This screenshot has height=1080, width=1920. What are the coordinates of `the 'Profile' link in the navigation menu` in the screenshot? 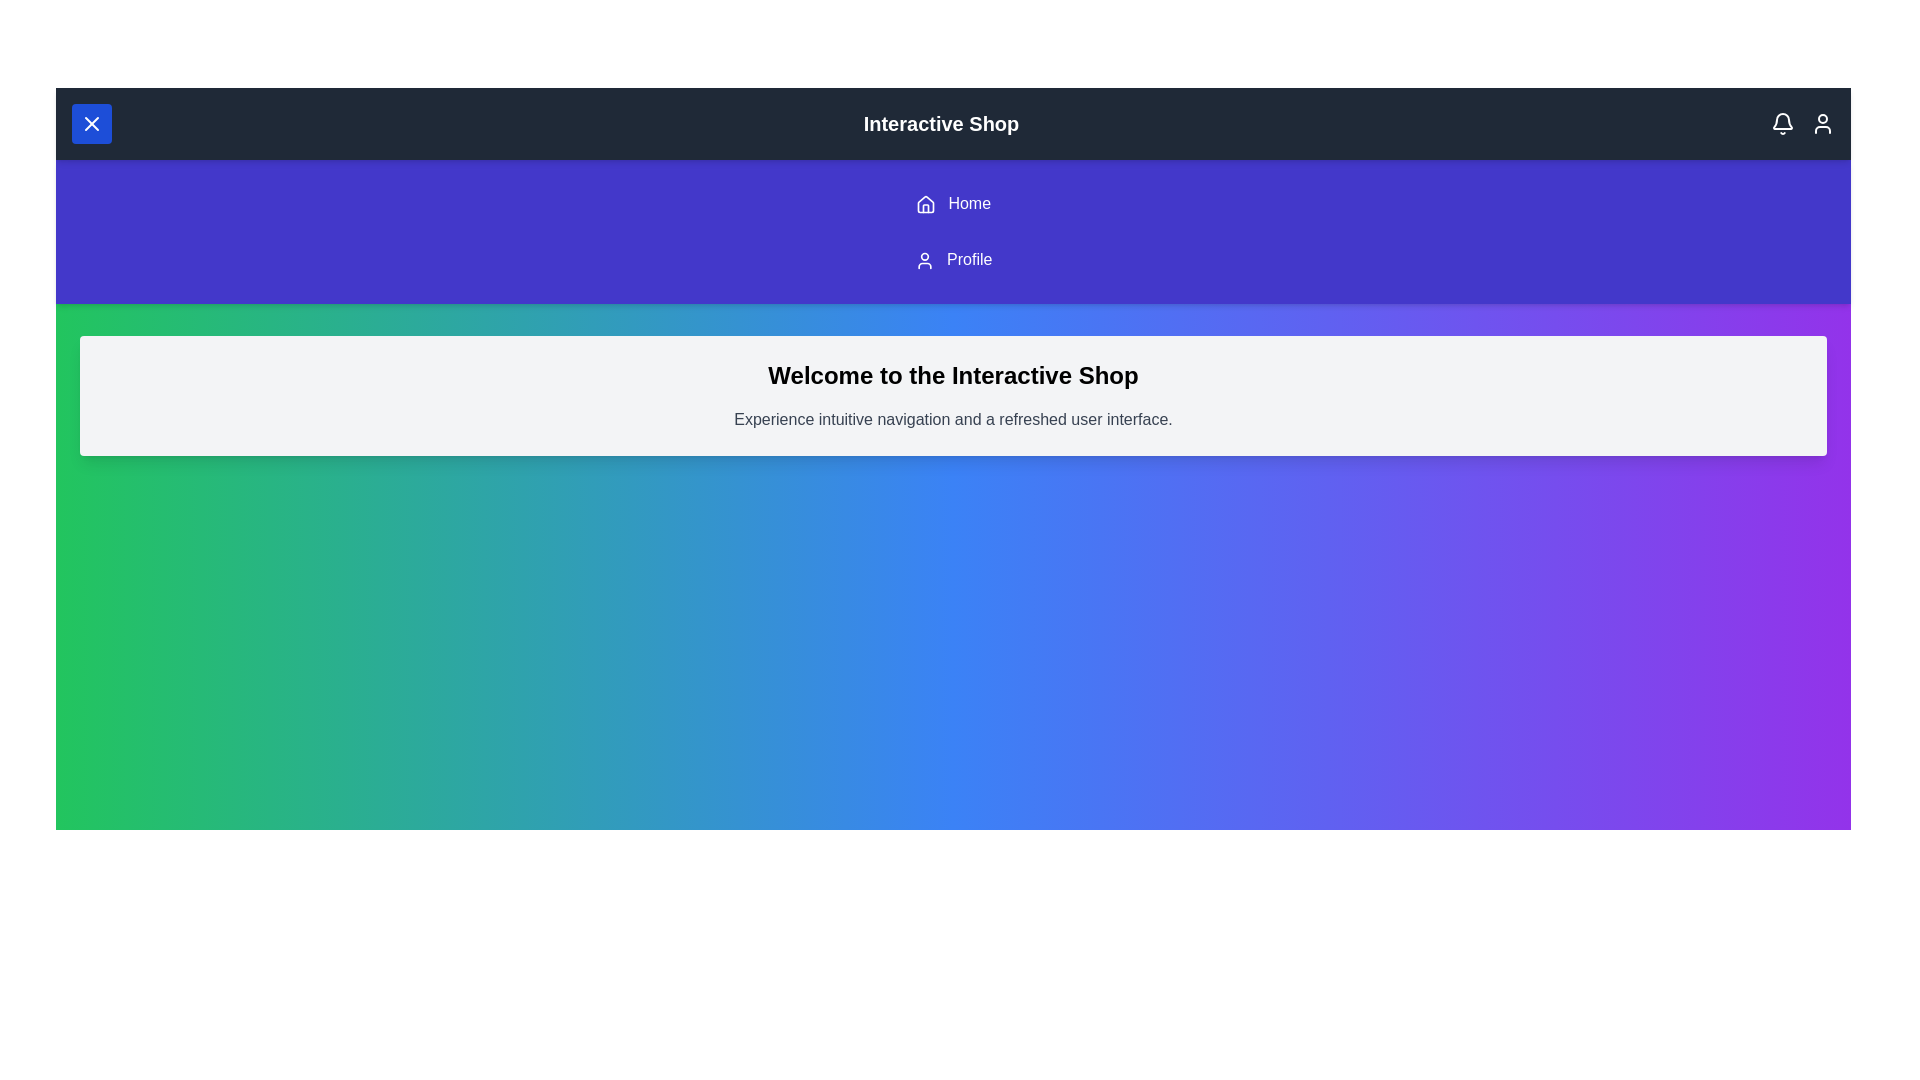 It's located at (923, 259).